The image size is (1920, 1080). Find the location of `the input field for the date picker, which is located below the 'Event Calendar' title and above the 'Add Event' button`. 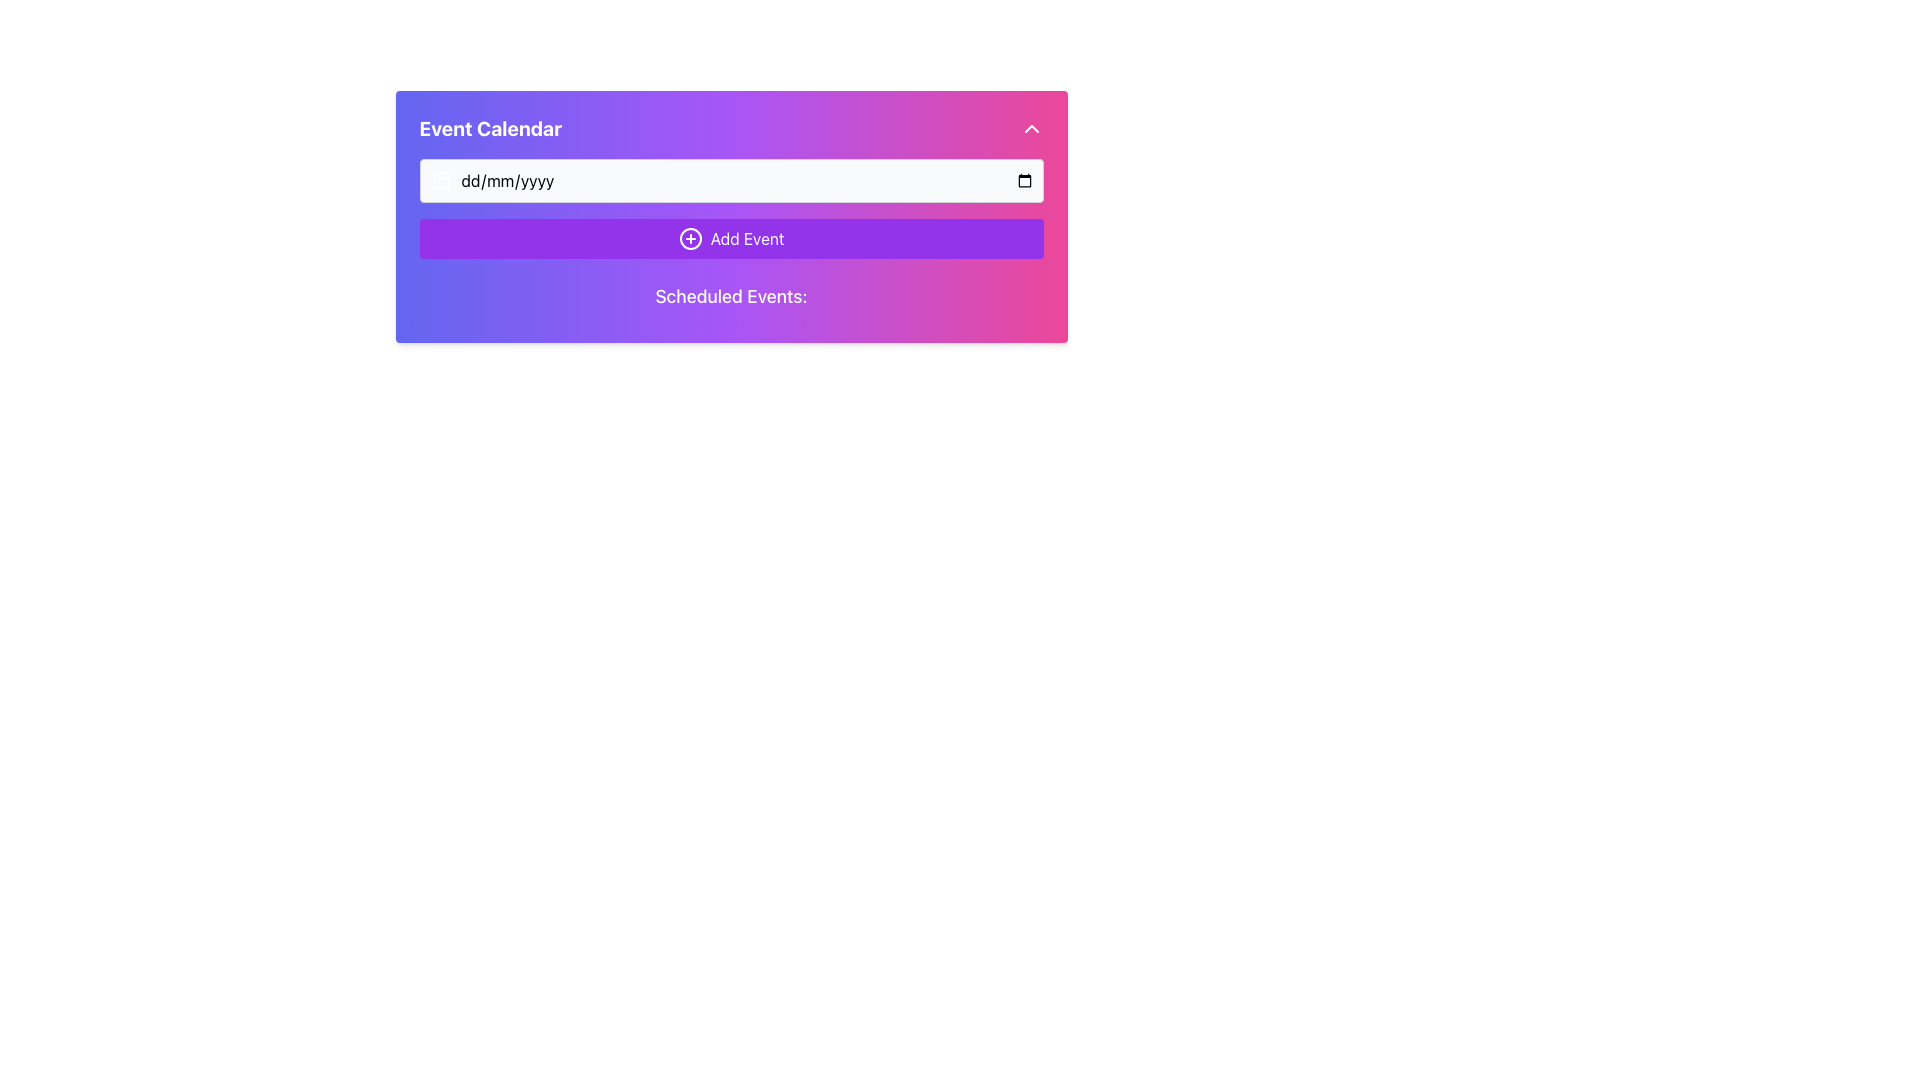

the input field for the date picker, which is located below the 'Event Calendar' title and above the 'Add Event' button is located at coordinates (730, 181).